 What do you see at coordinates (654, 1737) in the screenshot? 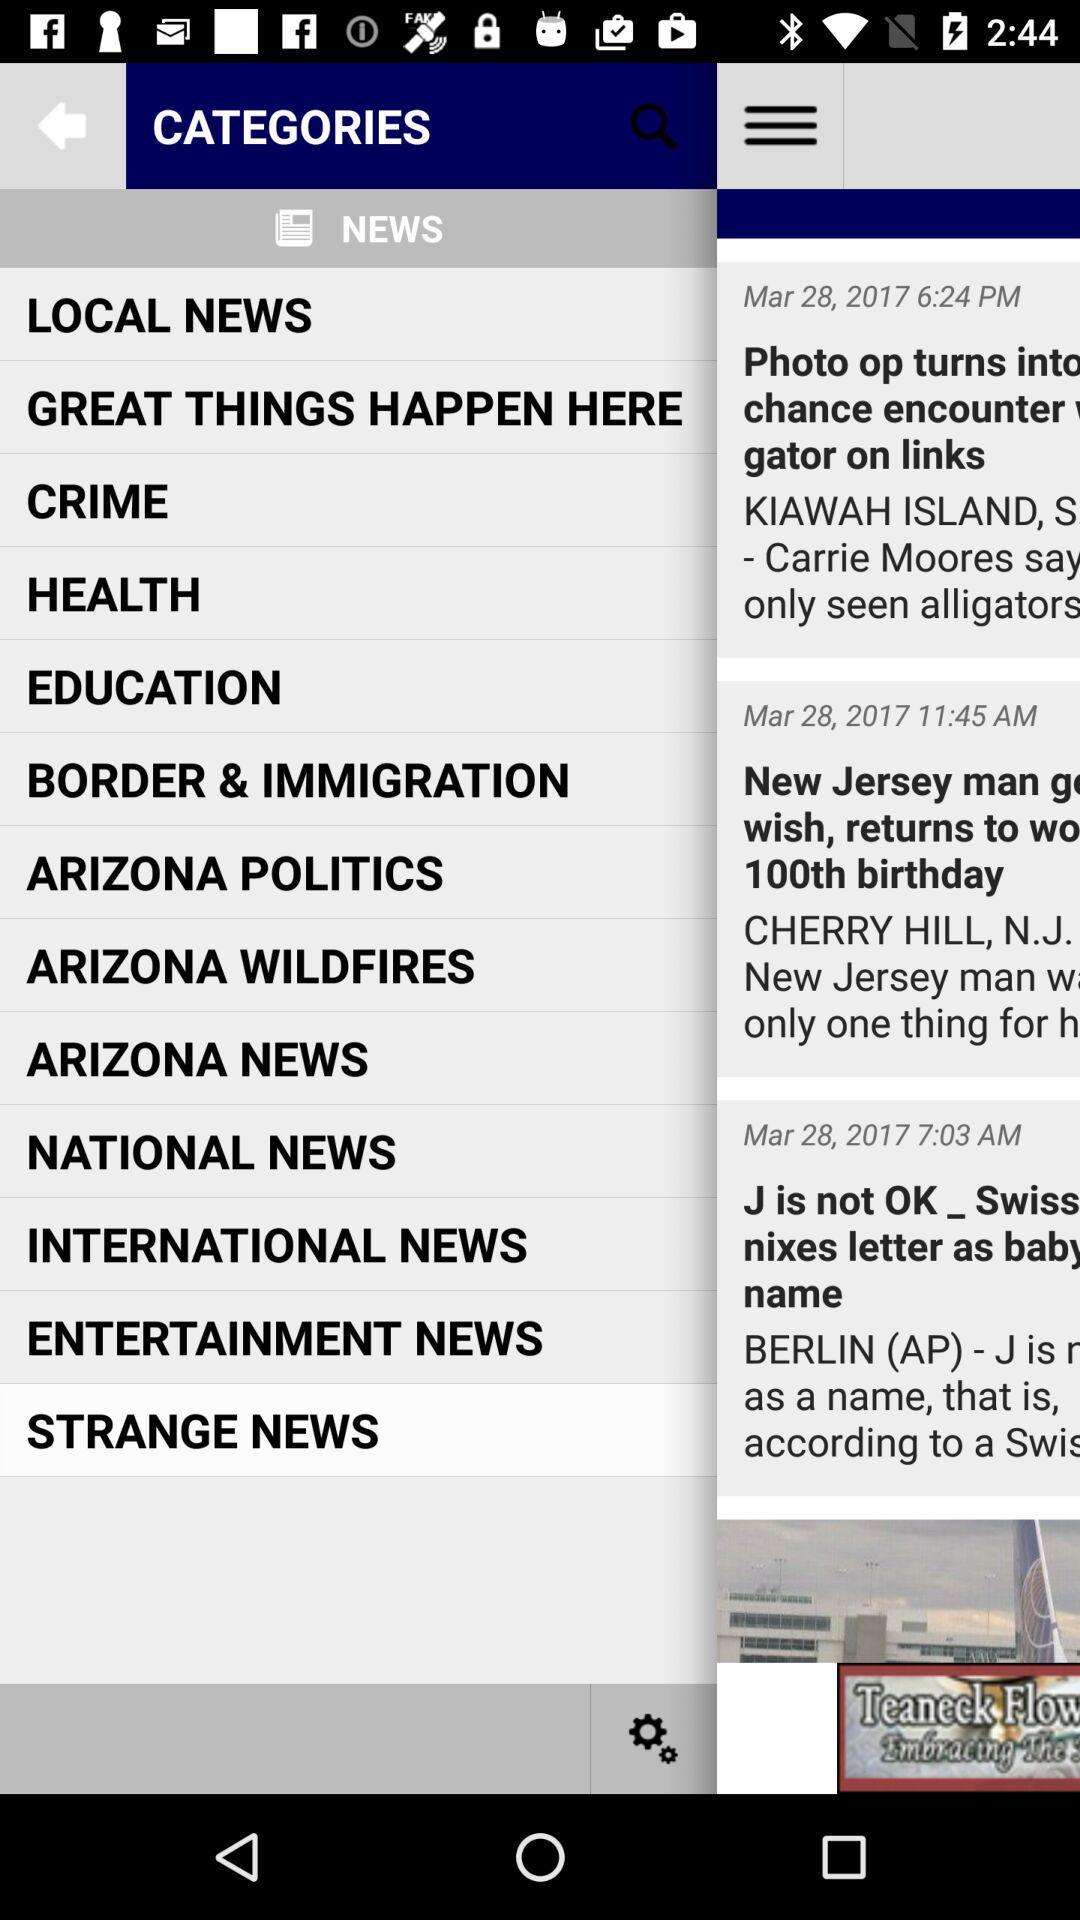
I see `the settings icon` at bounding box center [654, 1737].